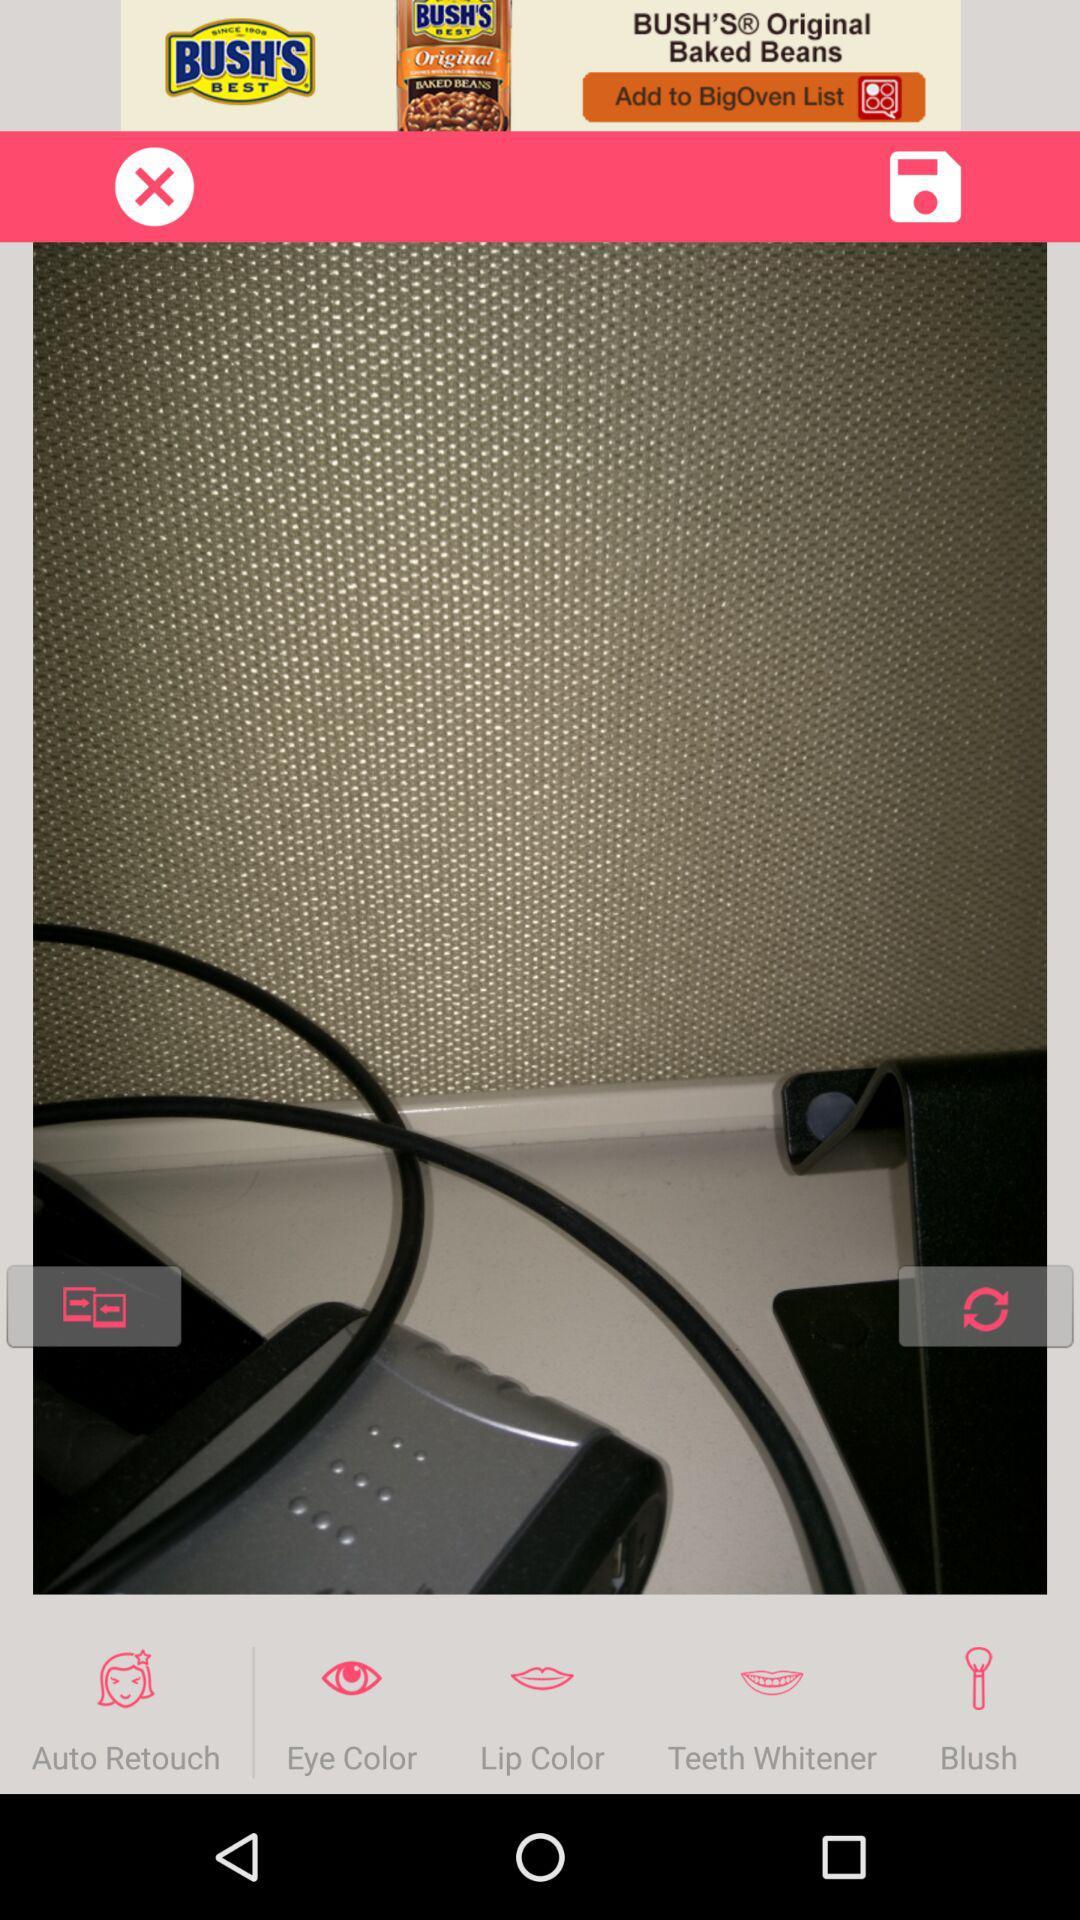 This screenshot has height=1920, width=1080. I want to click on the icon next to teeth whitener icon, so click(542, 1711).